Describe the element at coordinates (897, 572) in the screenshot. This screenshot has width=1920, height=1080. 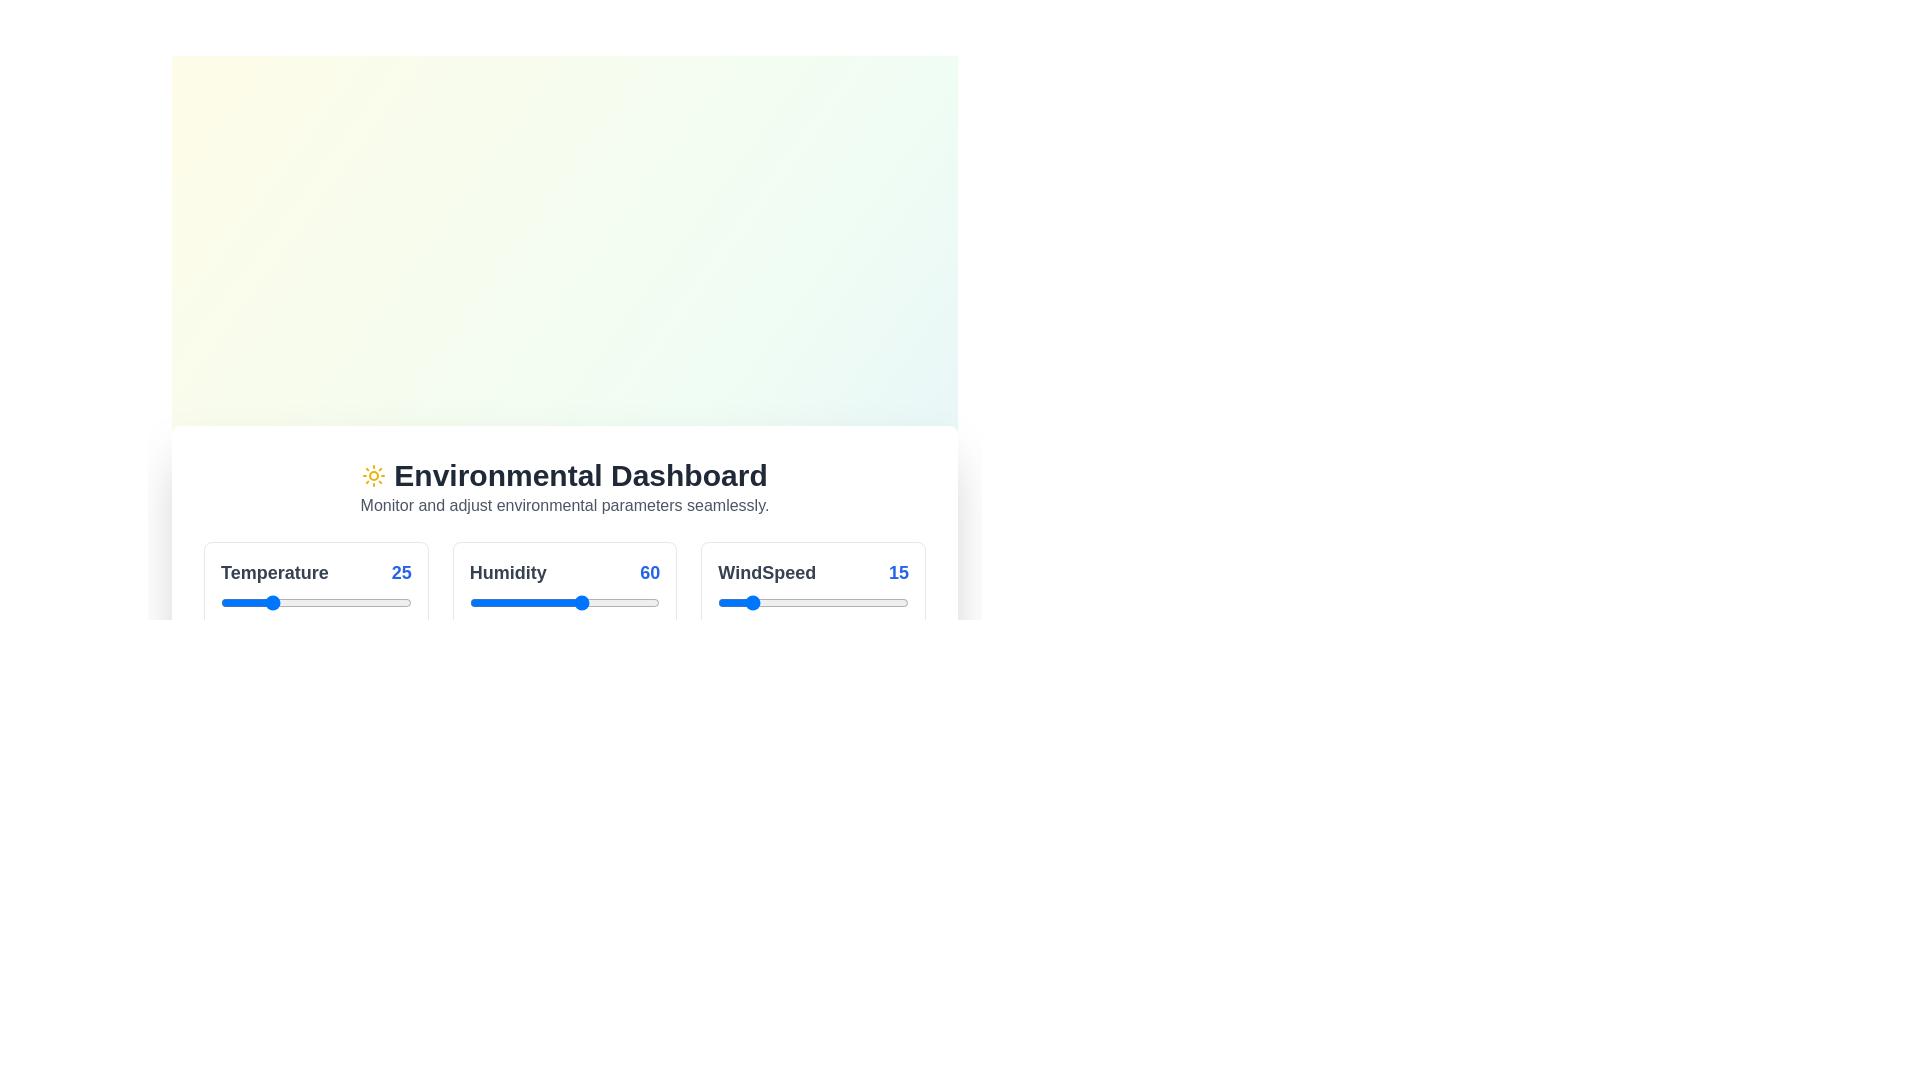
I see `the Static Text displaying the current wind speed value, which is located at the far right of the environmental parameters row, right-aligned next to the 'WindSpeed' label` at that location.